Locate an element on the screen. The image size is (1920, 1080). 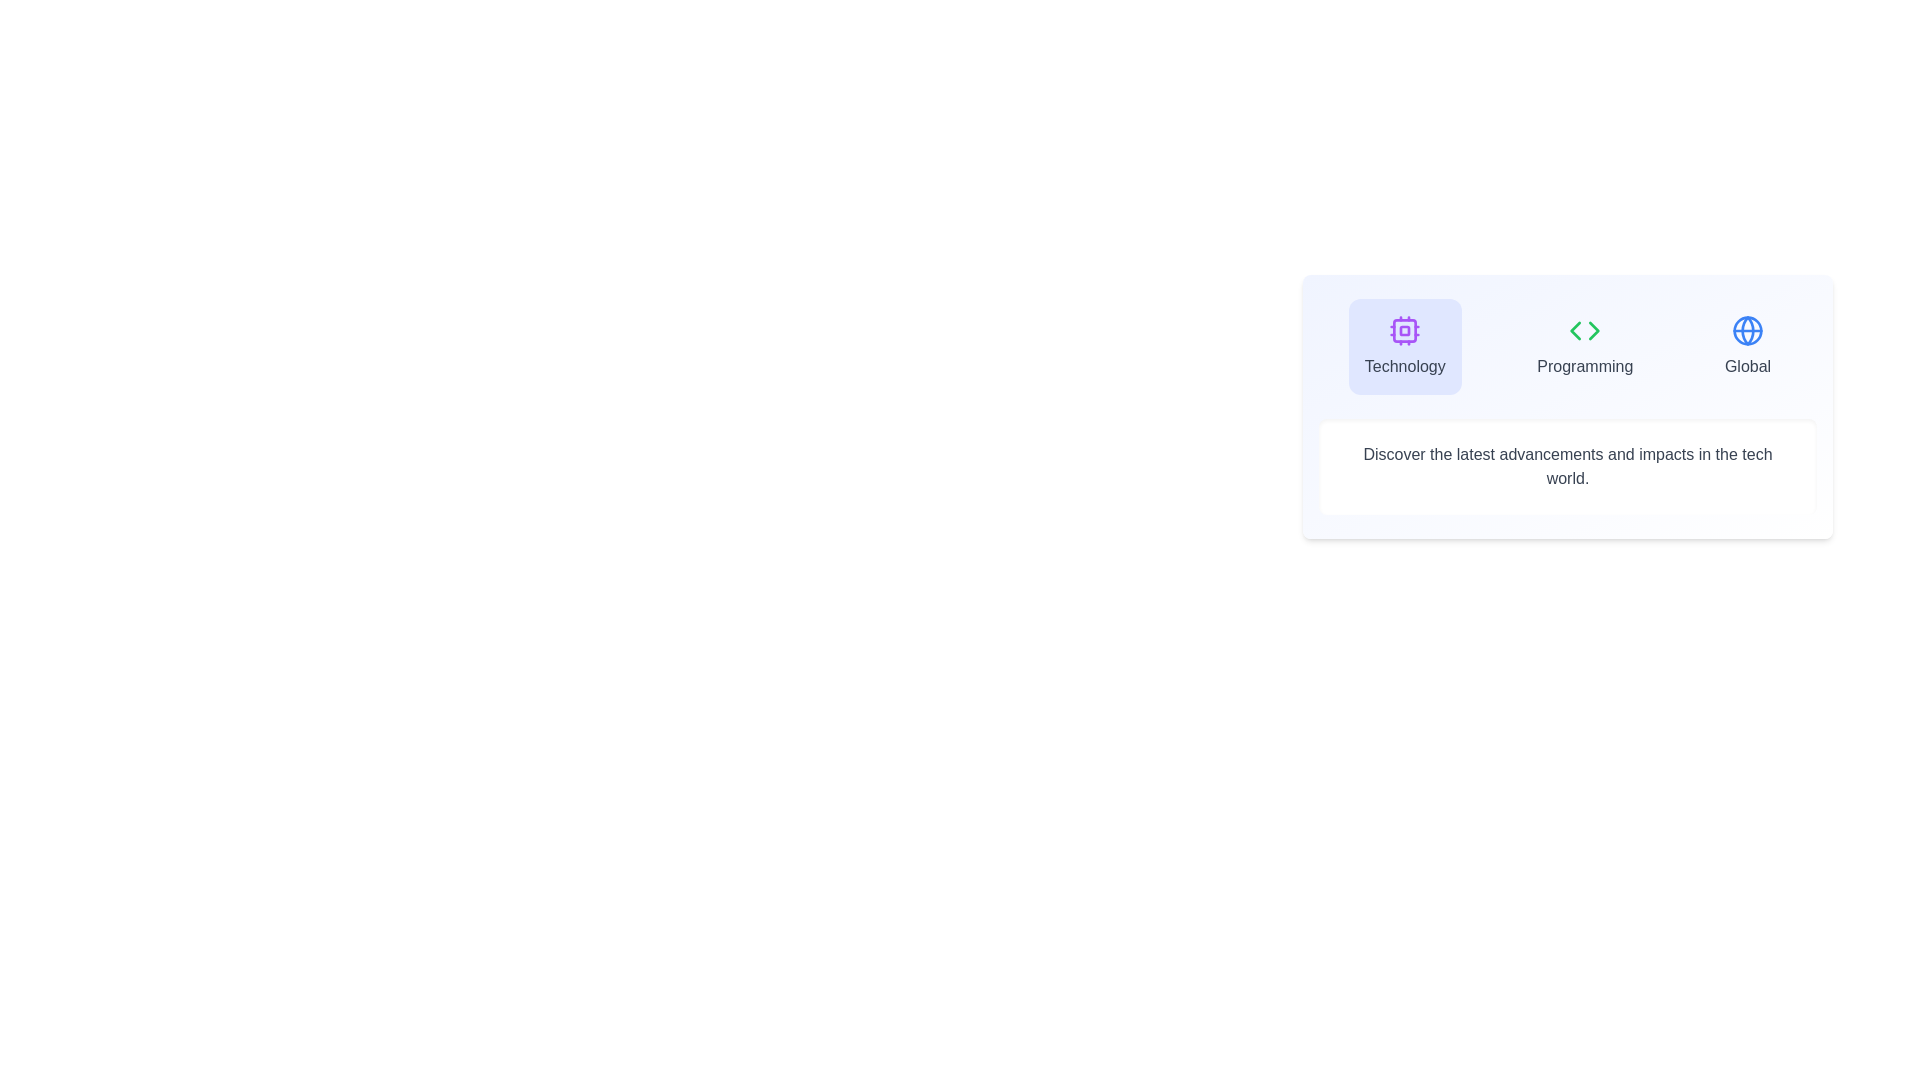
the tab labeled Global to view its content is located at coordinates (1746, 346).